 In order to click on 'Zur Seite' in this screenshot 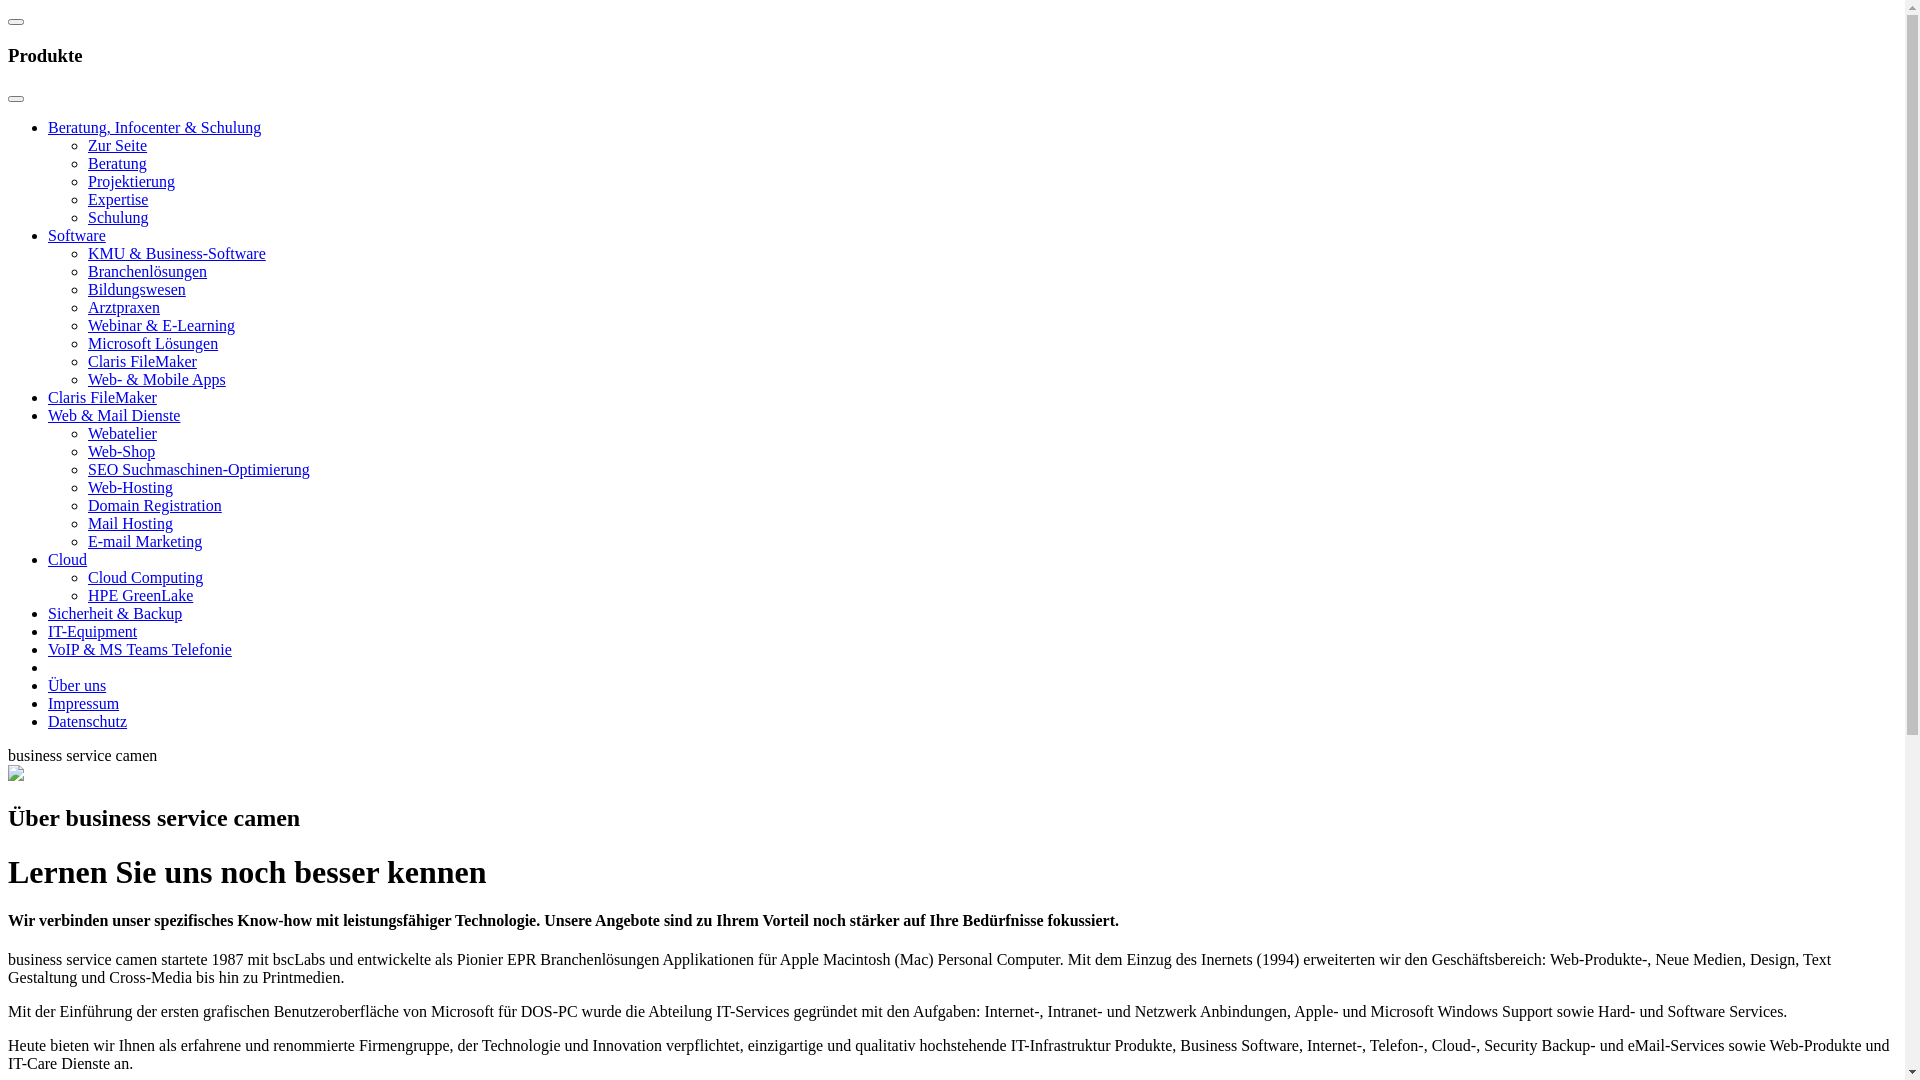, I will do `click(116, 144)`.